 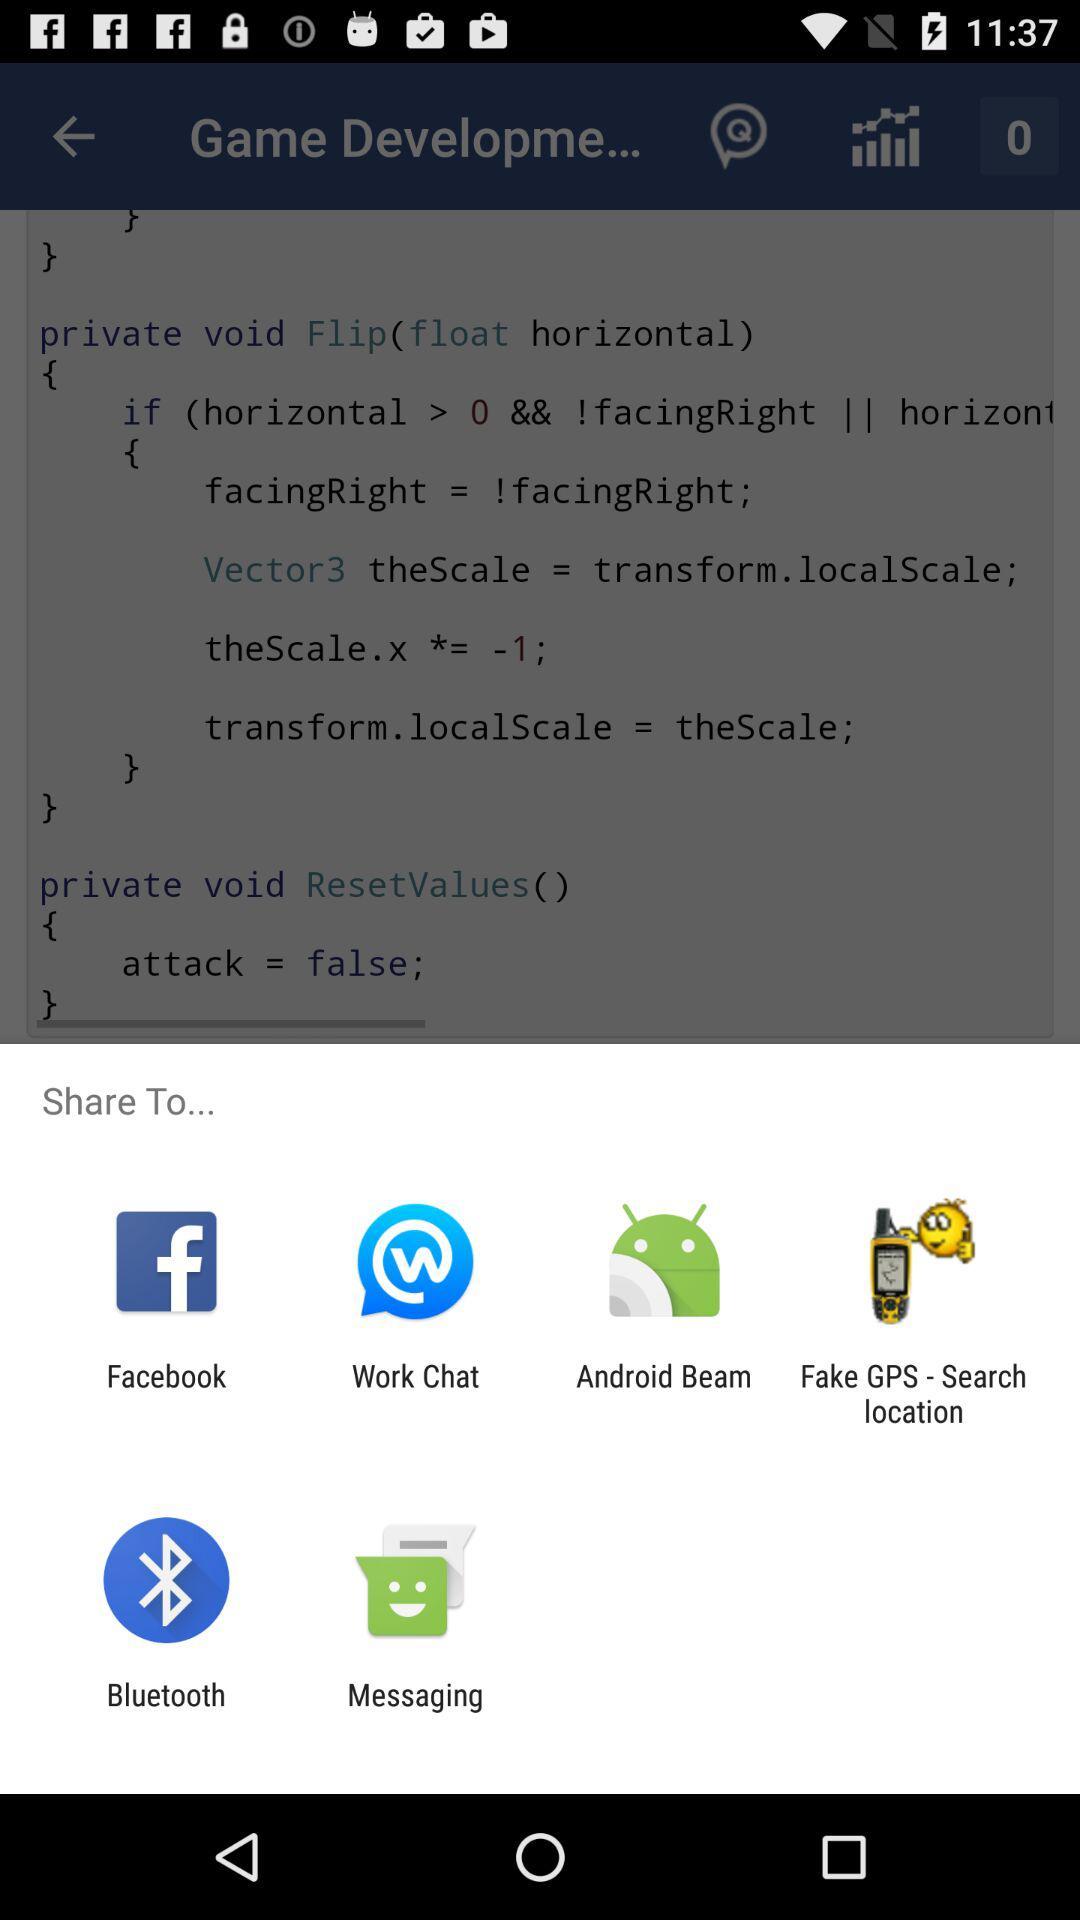 What do you see at coordinates (414, 1392) in the screenshot?
I see `work chat icon` at bounding box center [414, 1392].